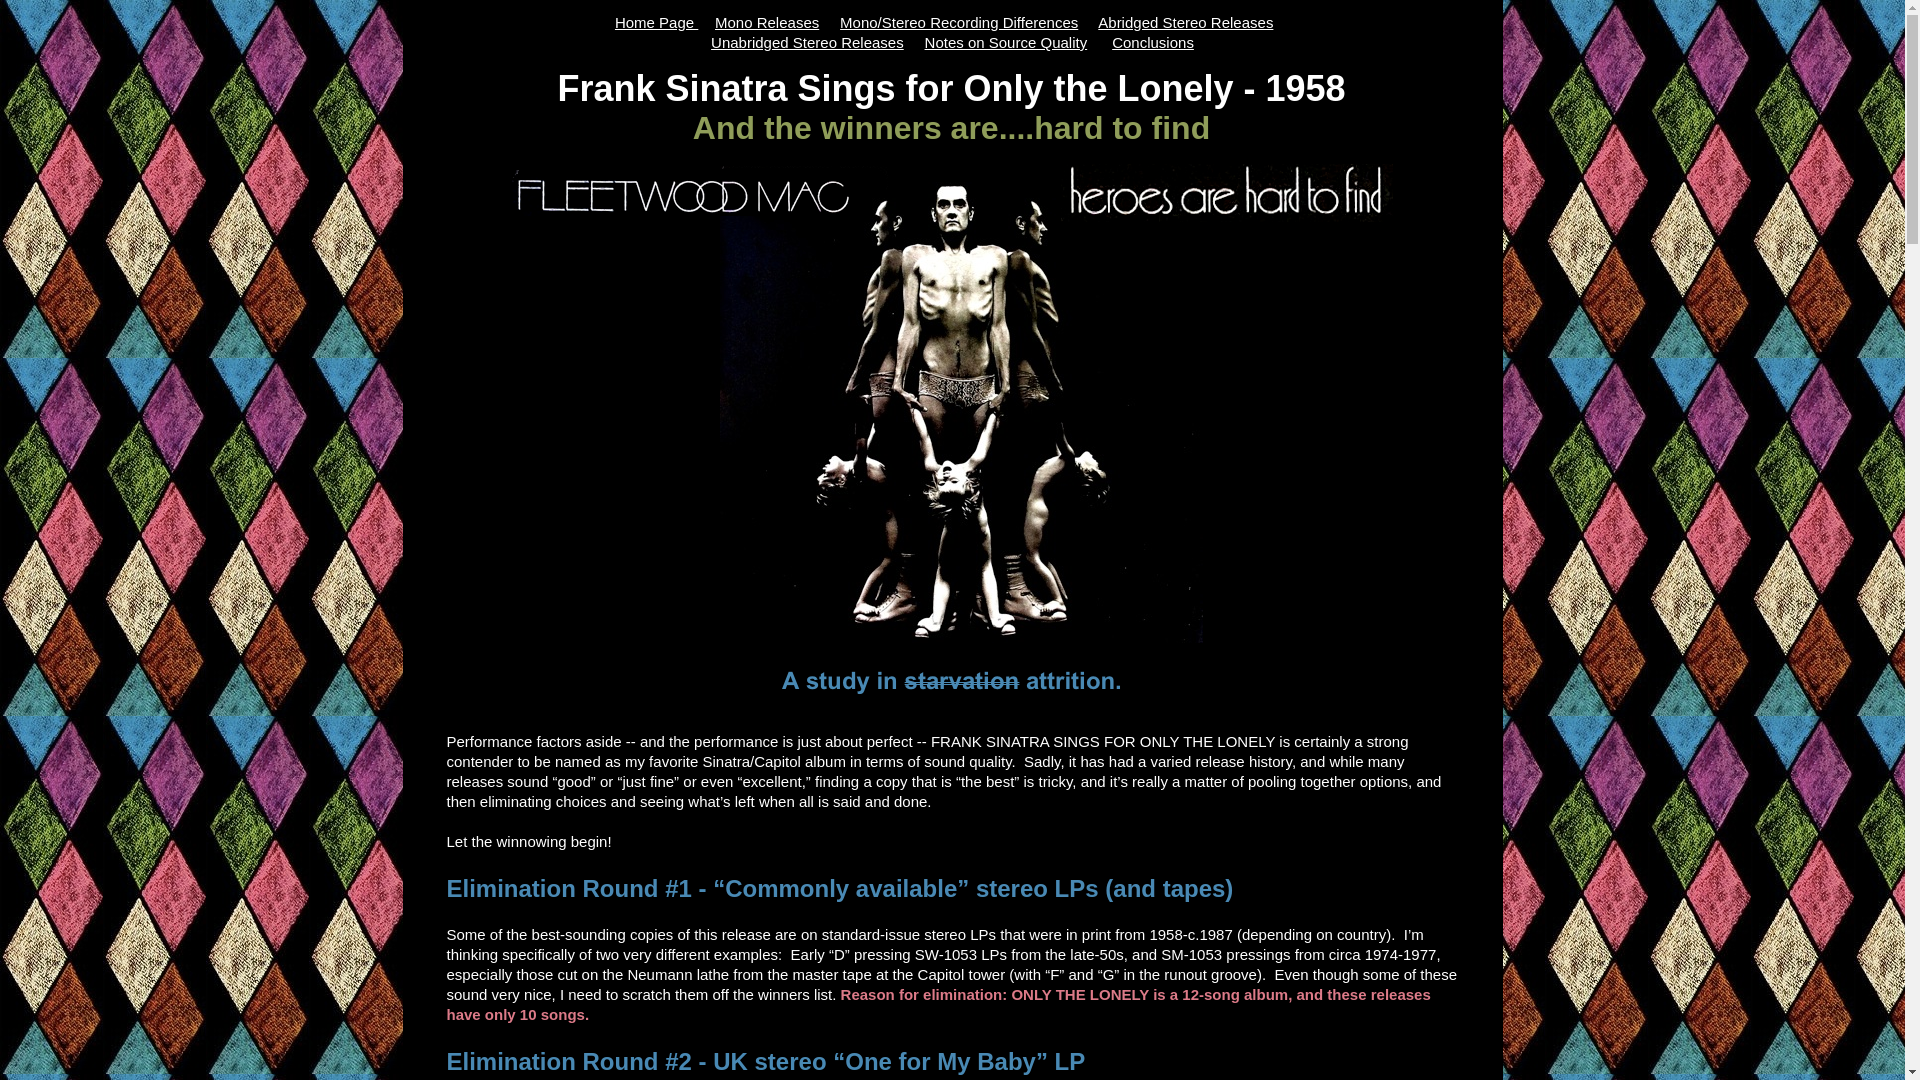 This screenshot has height=1080, width=1920. Describe the element at coordinates (1097, 22) in the screenshot. I see `'Abridged Stereo Releases'` at that location.